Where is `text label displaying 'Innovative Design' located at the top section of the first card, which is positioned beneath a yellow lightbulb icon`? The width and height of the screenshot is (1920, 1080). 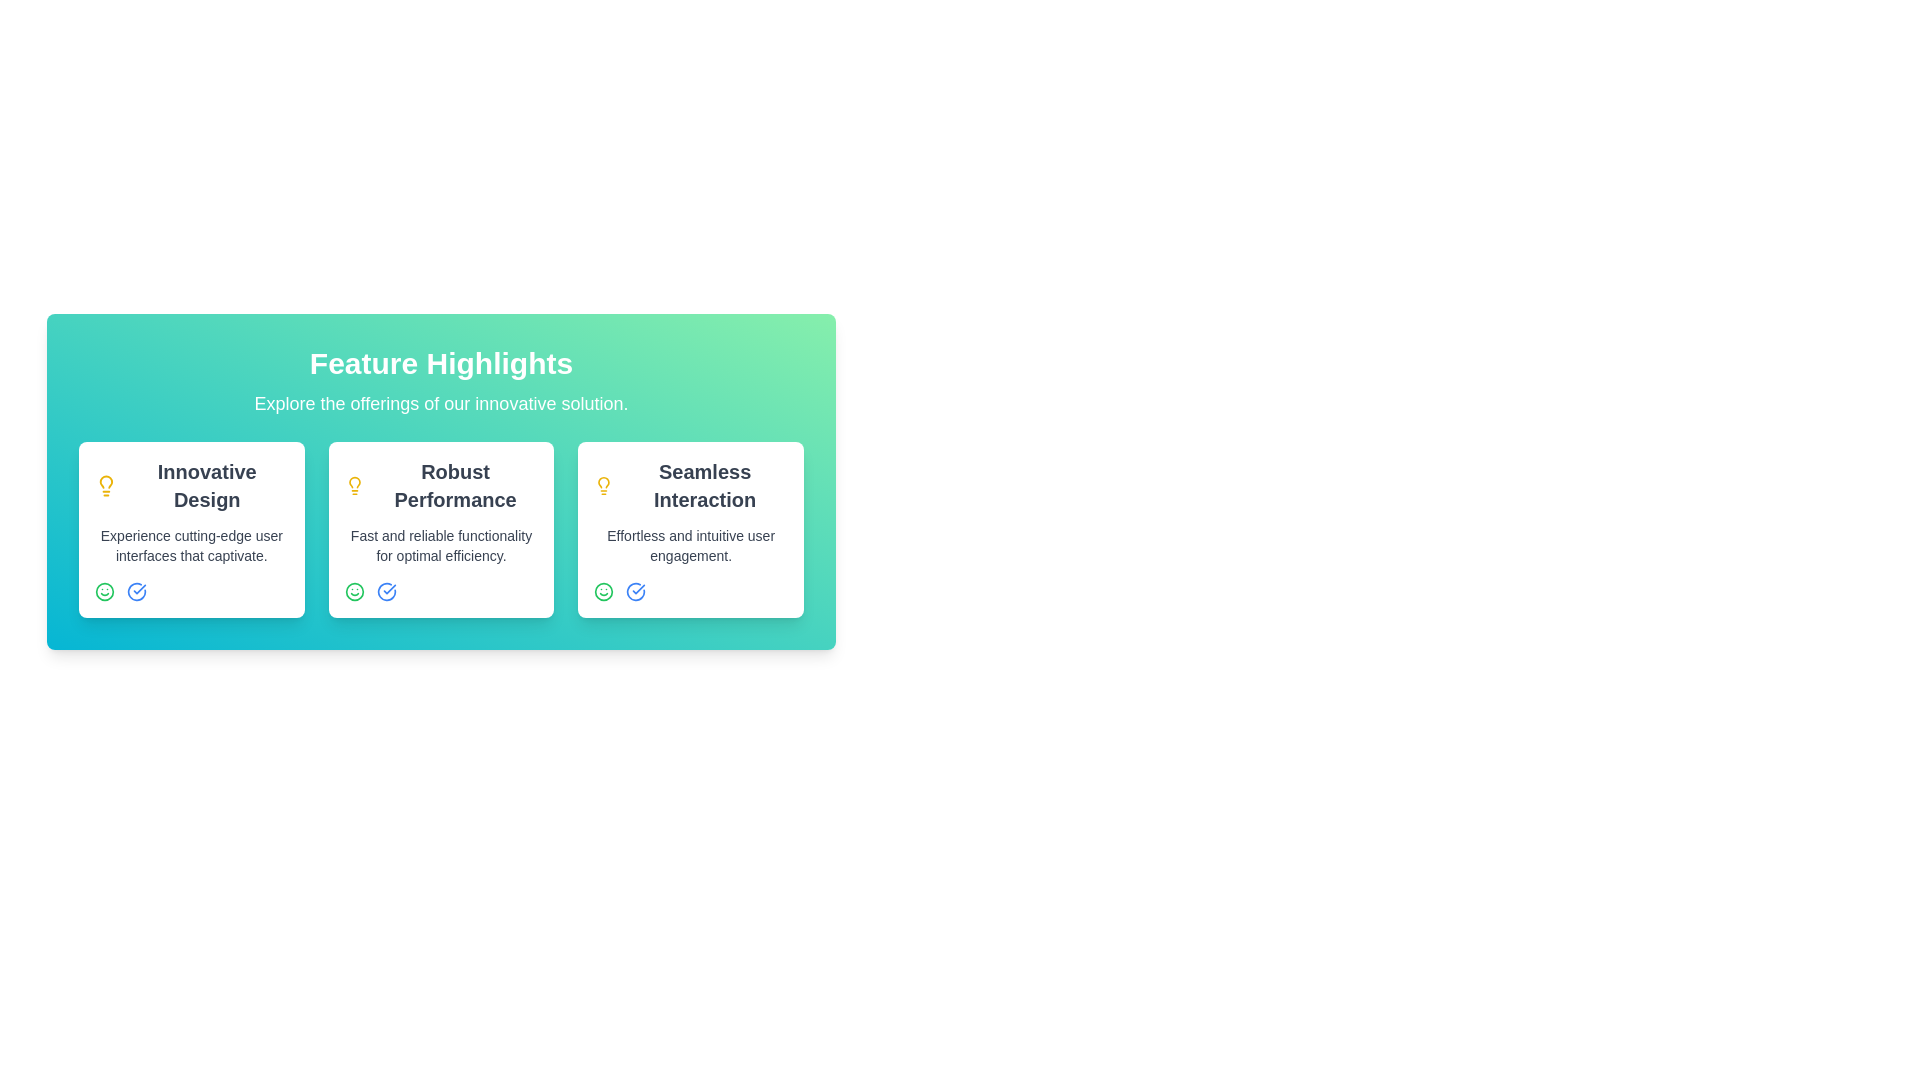
text label displaying 'Innovative Design' located at the top section of the first card, which is positioned beneath a yellow lightbulb icon is located at coordinates (207, 486).